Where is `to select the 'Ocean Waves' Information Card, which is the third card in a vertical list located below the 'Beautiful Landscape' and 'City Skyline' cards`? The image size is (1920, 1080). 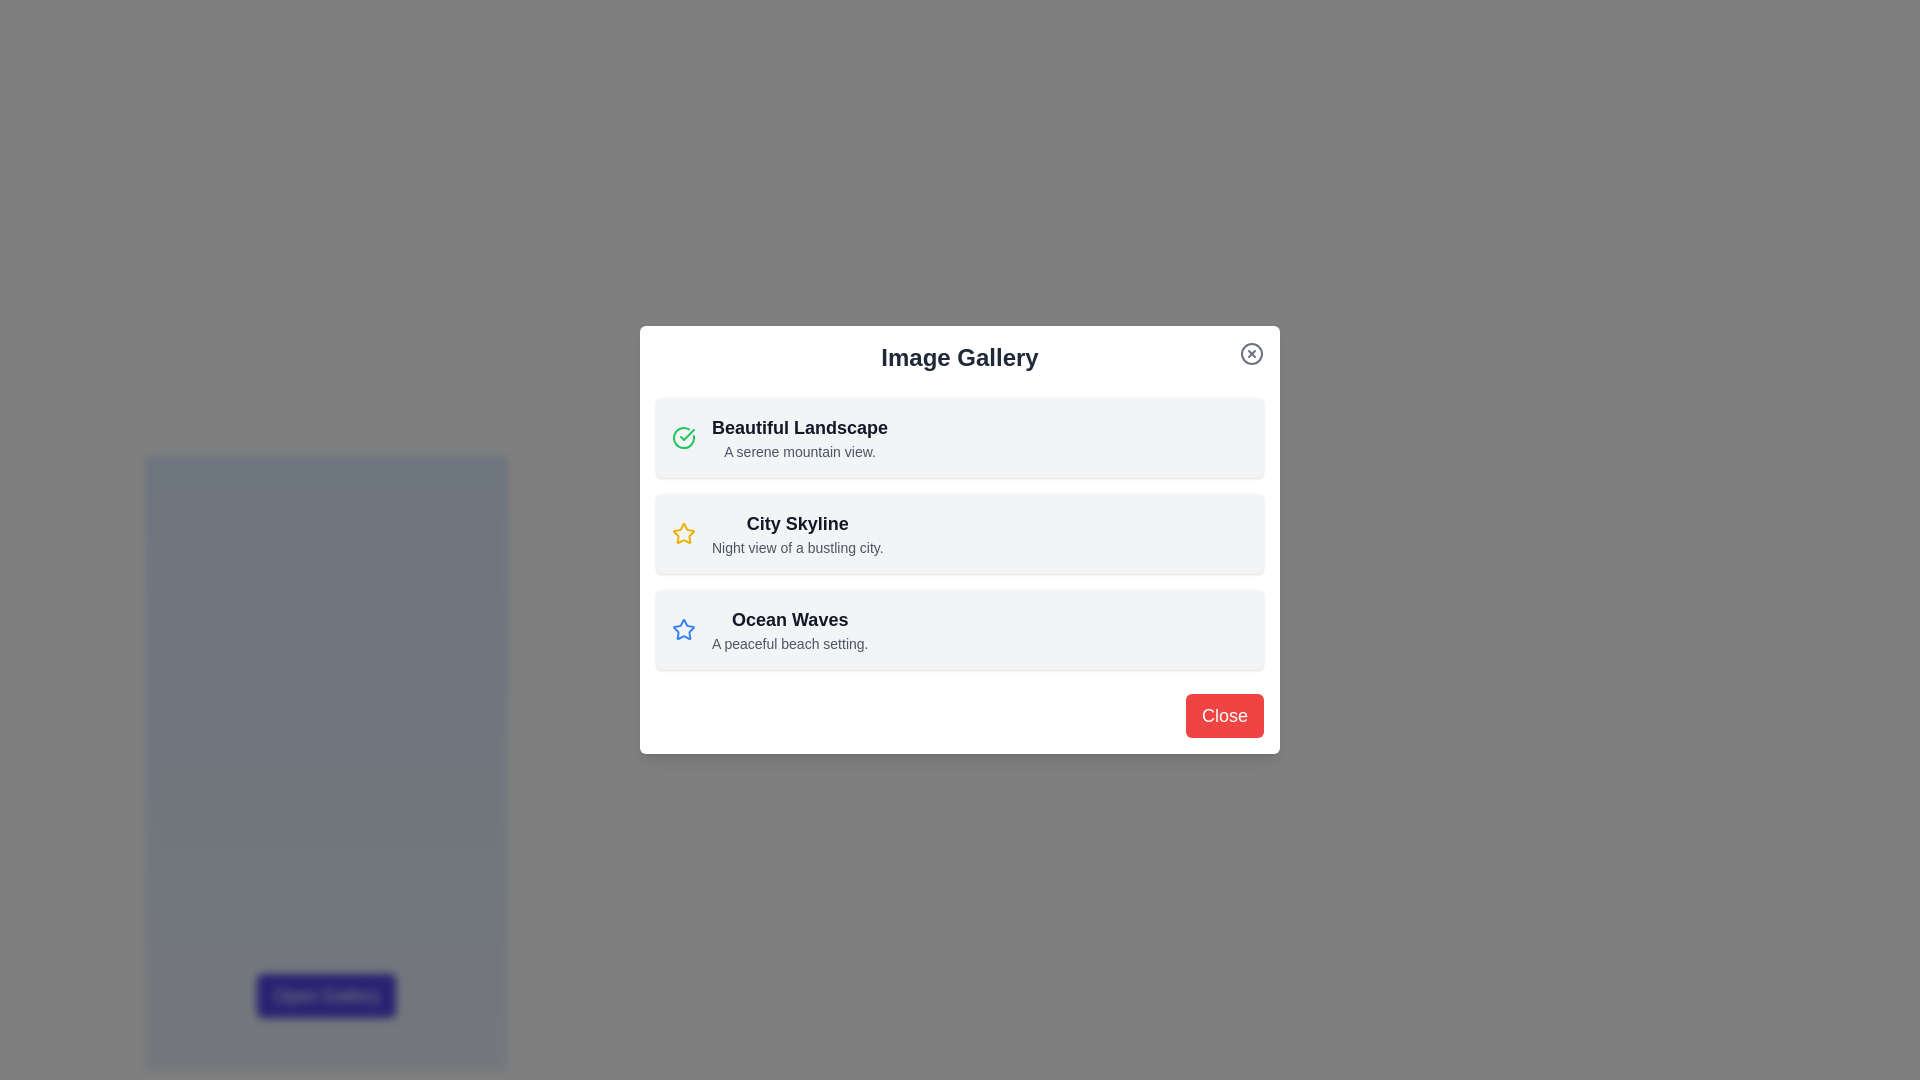
to select the 'Ocean Waves' Information Card, which is the third card in a vertical list located below the 'Beautiful Landscape' and 'City Skyline' cards is located at coordinates (960, 628).